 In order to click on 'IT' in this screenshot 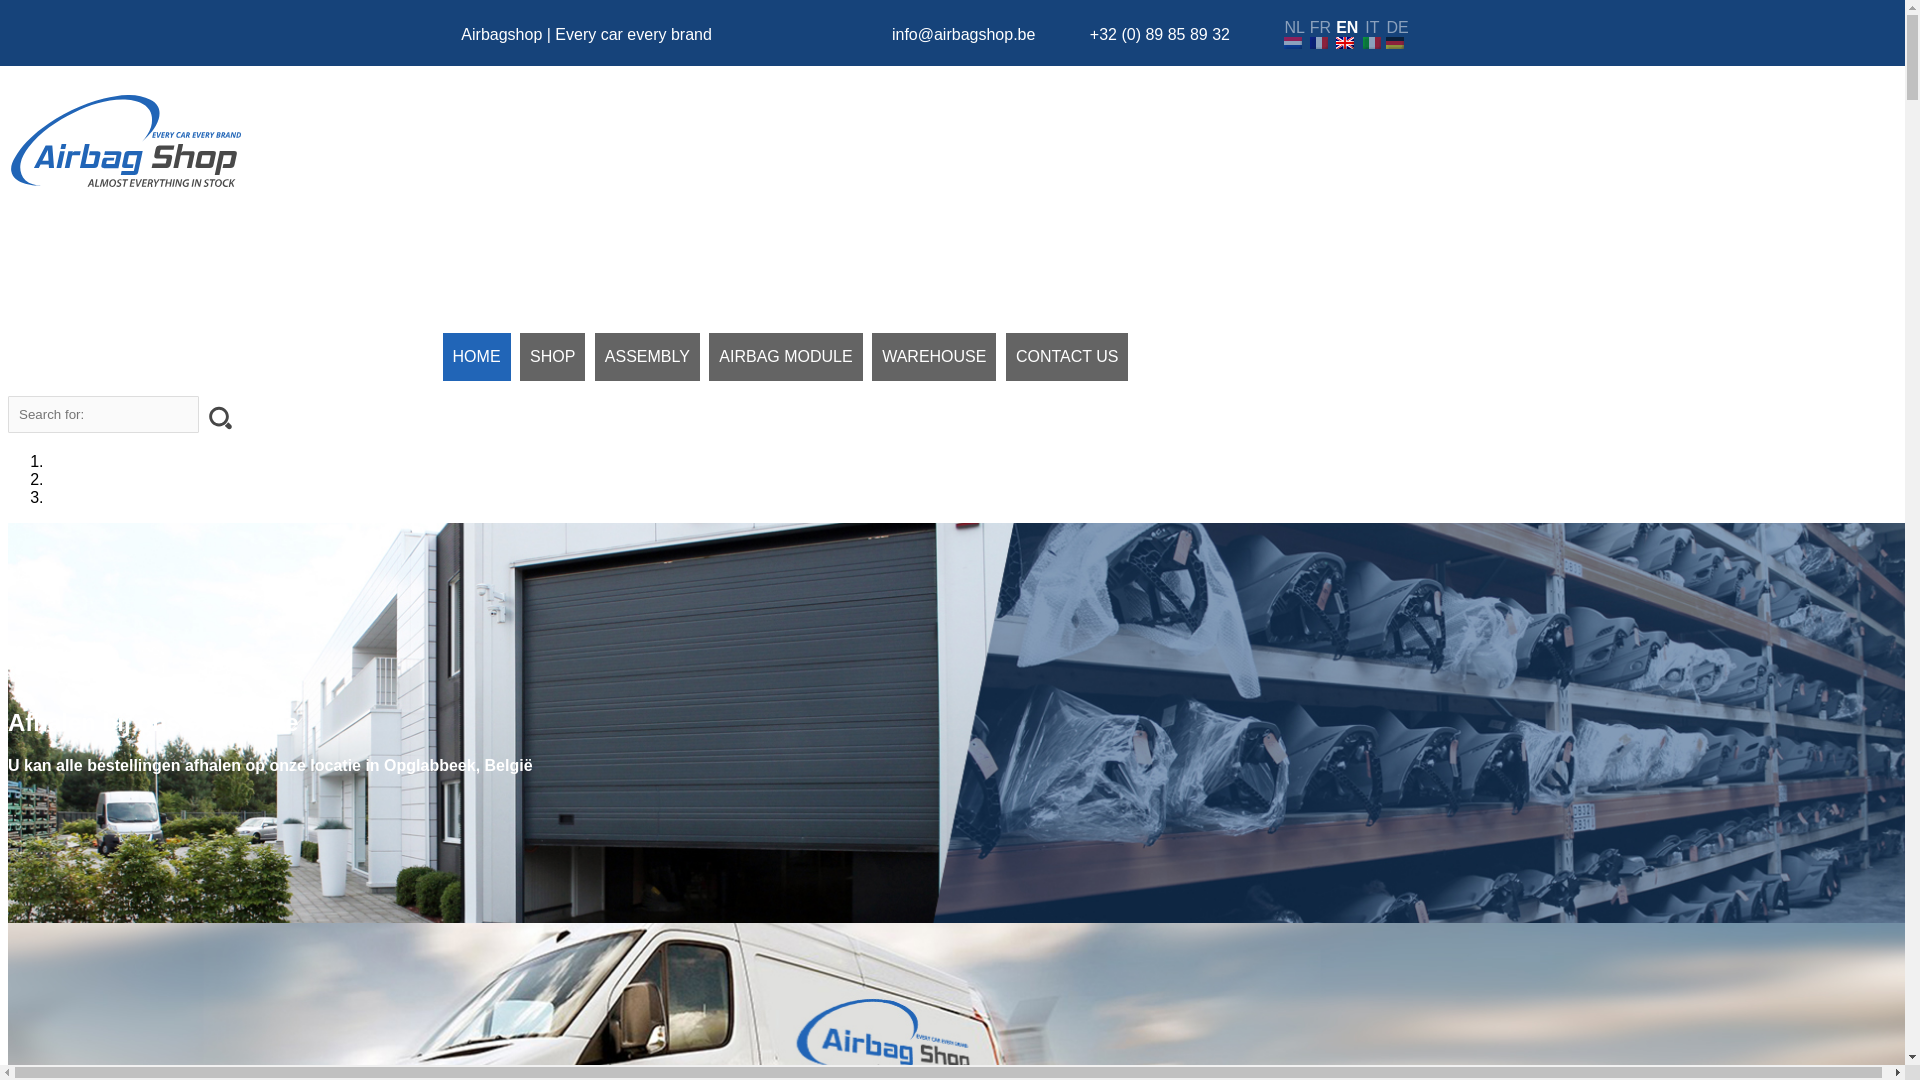, I will do `click(1362, 34)`.